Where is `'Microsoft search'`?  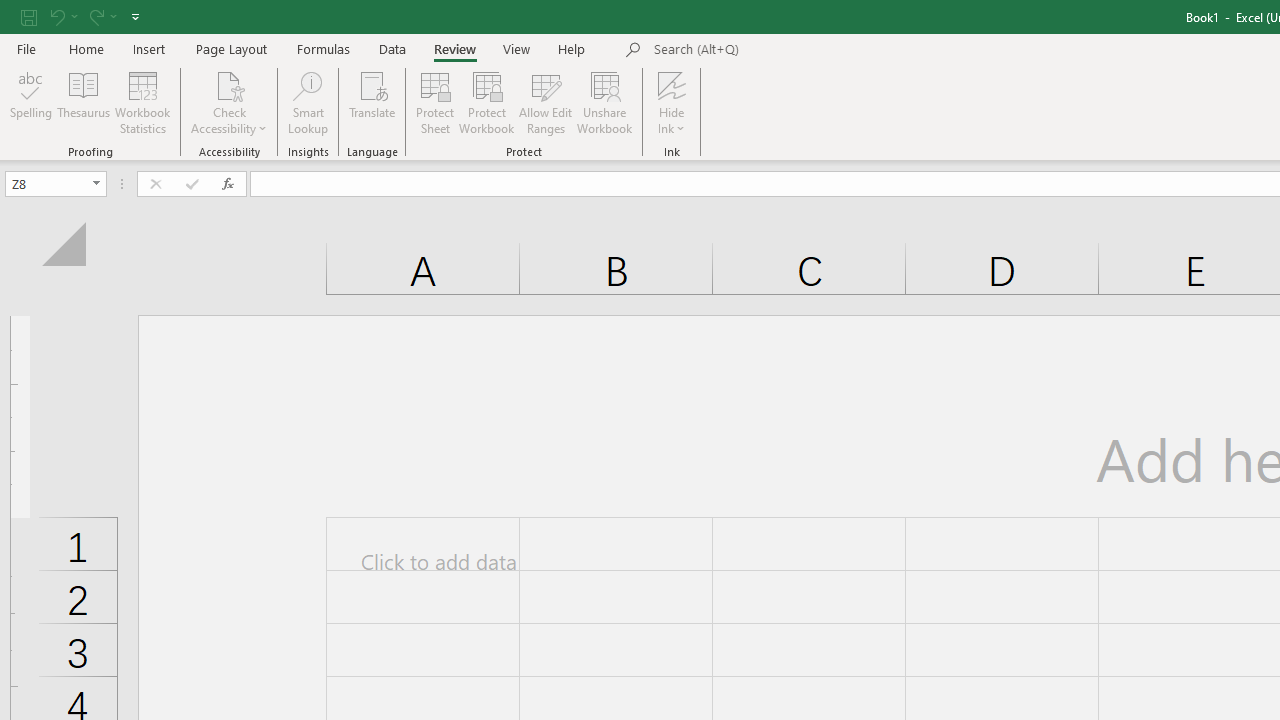 'Microsoft search' is located at coordinates (791, 49).